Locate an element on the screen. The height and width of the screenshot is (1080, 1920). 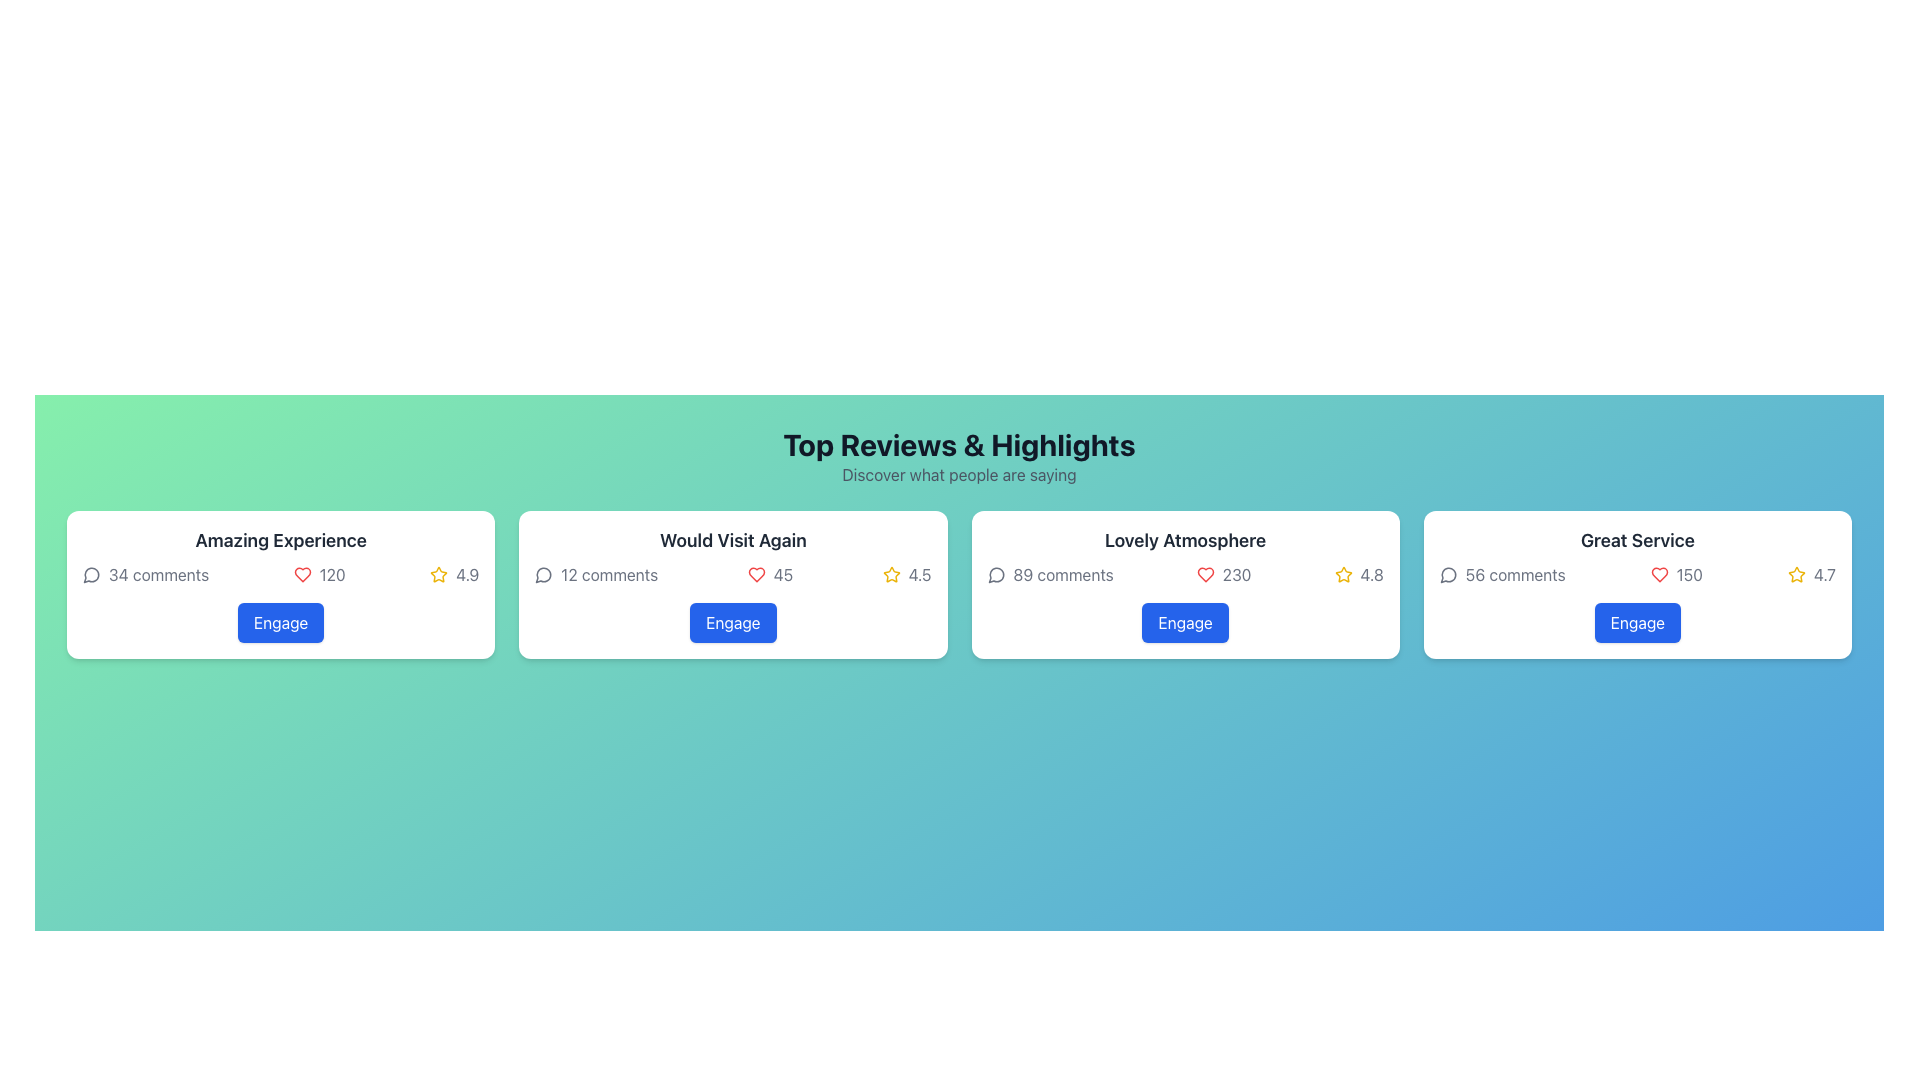
the Rating Indicator located in the bottom-right section of the first card under the category 'Amazing Experience', next to the heart icon and the numeric value '120' is located at coordinates (453, 574).